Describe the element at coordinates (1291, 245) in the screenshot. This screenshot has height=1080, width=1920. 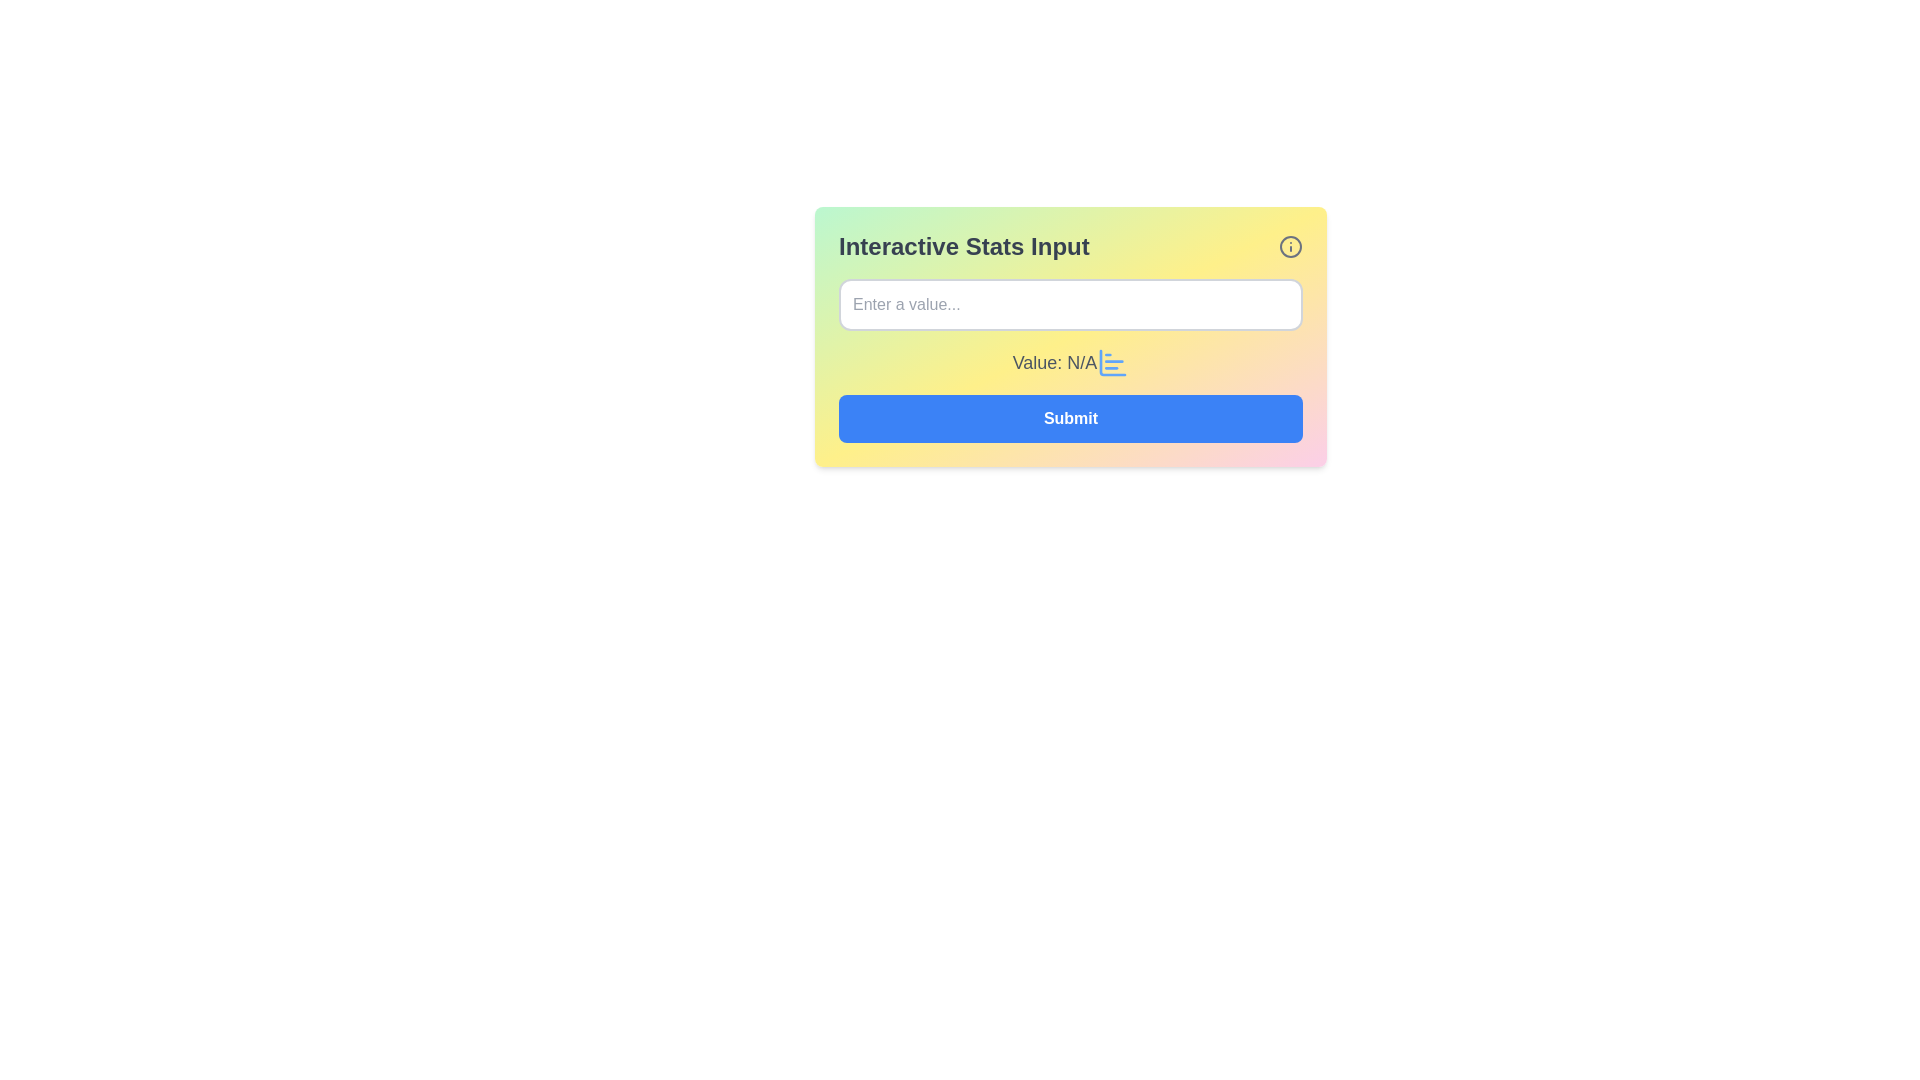
I see `the Informational Icon located to the far right of the 'Interactive Stats Input' section` at that location.